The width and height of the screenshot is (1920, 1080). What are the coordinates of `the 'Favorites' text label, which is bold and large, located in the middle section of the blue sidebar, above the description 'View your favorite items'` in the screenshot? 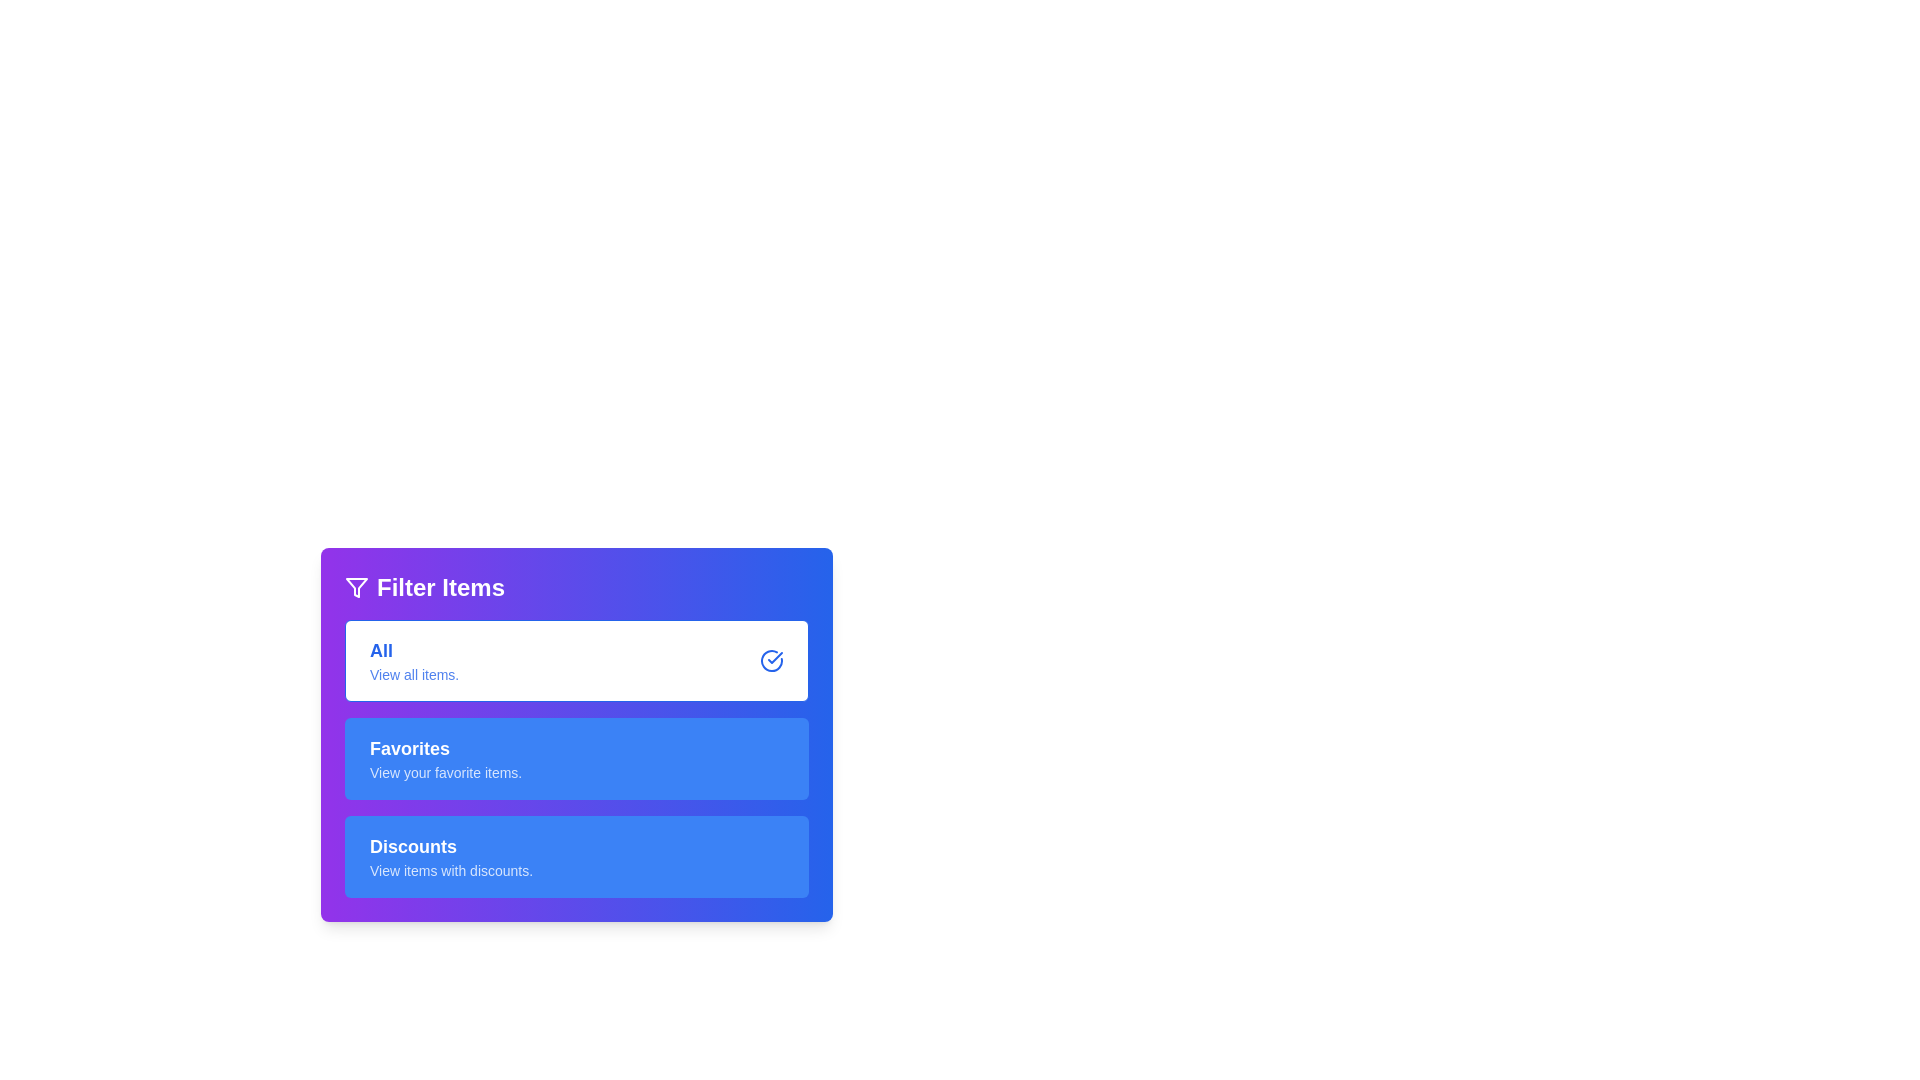 It's located at (445, 748).